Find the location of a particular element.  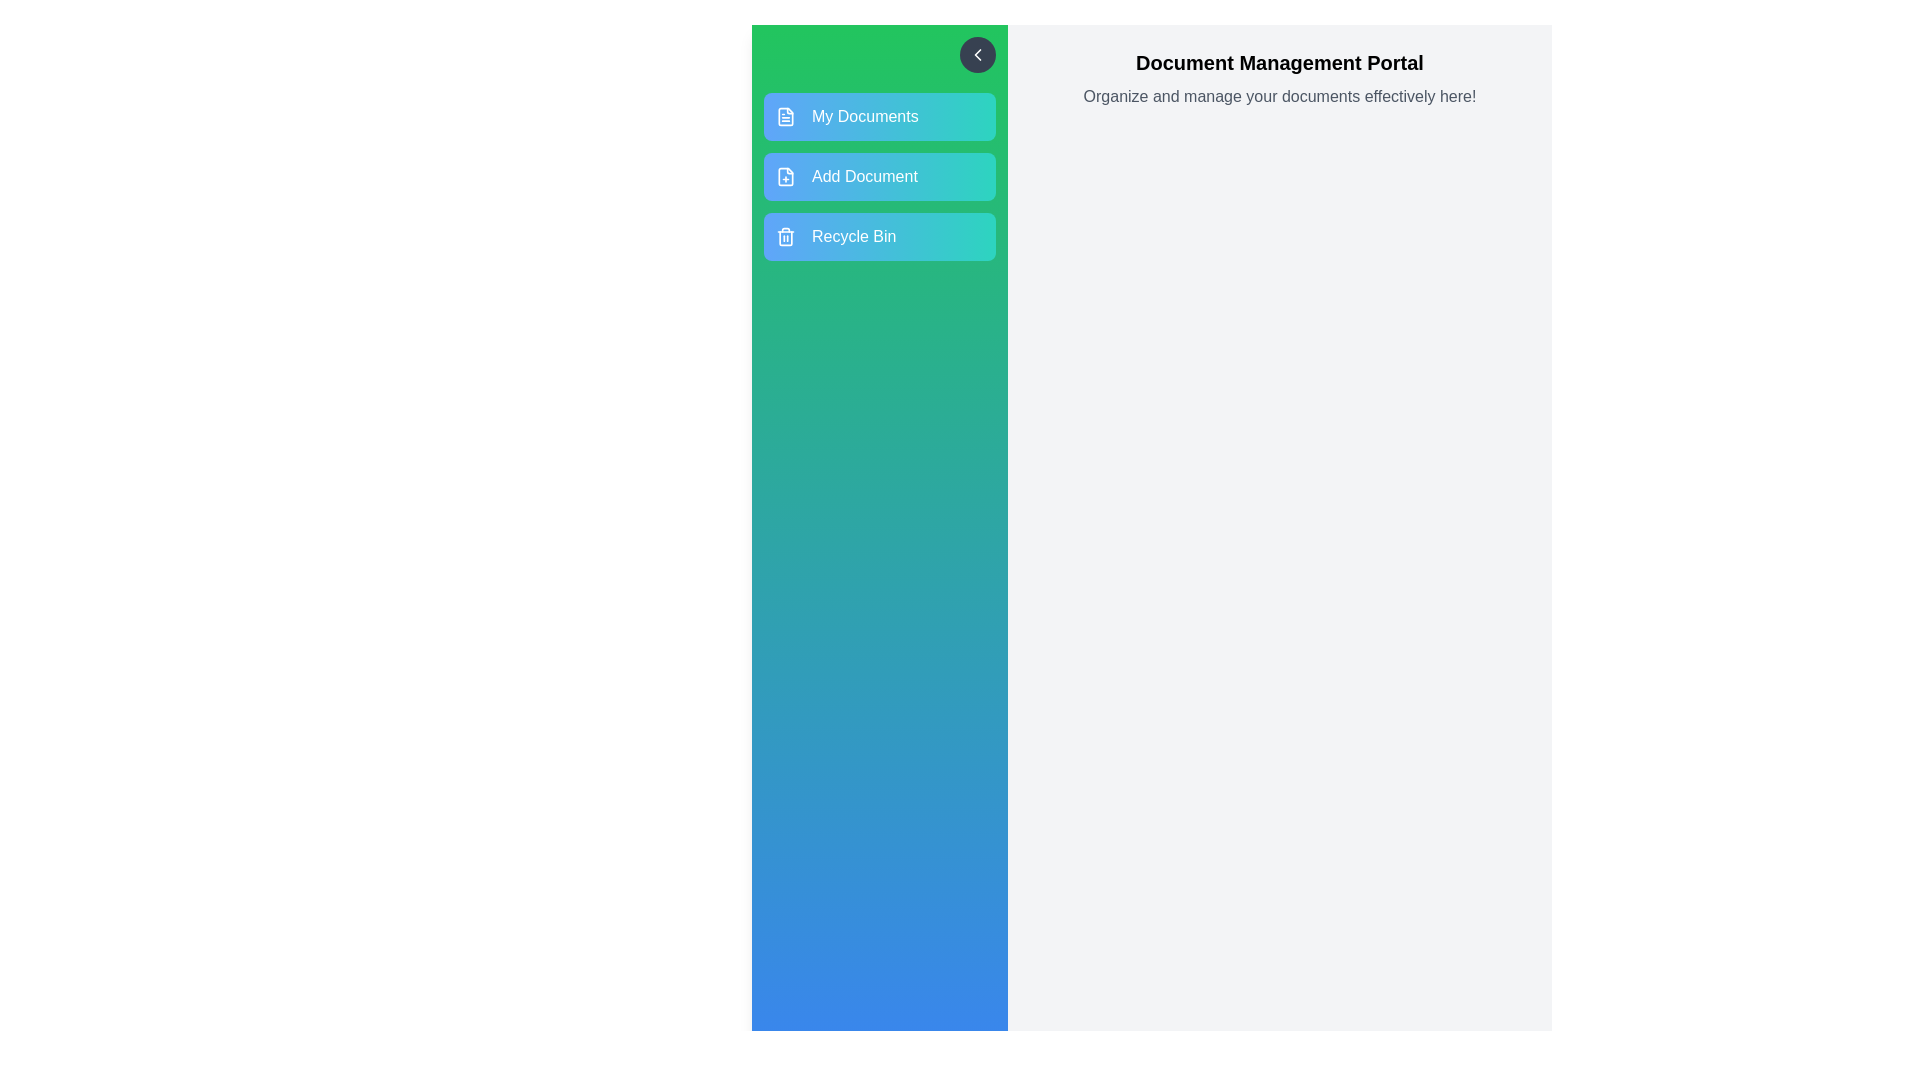

the menu option Add Document to view its hover effect is located at coordinates (879, 176).